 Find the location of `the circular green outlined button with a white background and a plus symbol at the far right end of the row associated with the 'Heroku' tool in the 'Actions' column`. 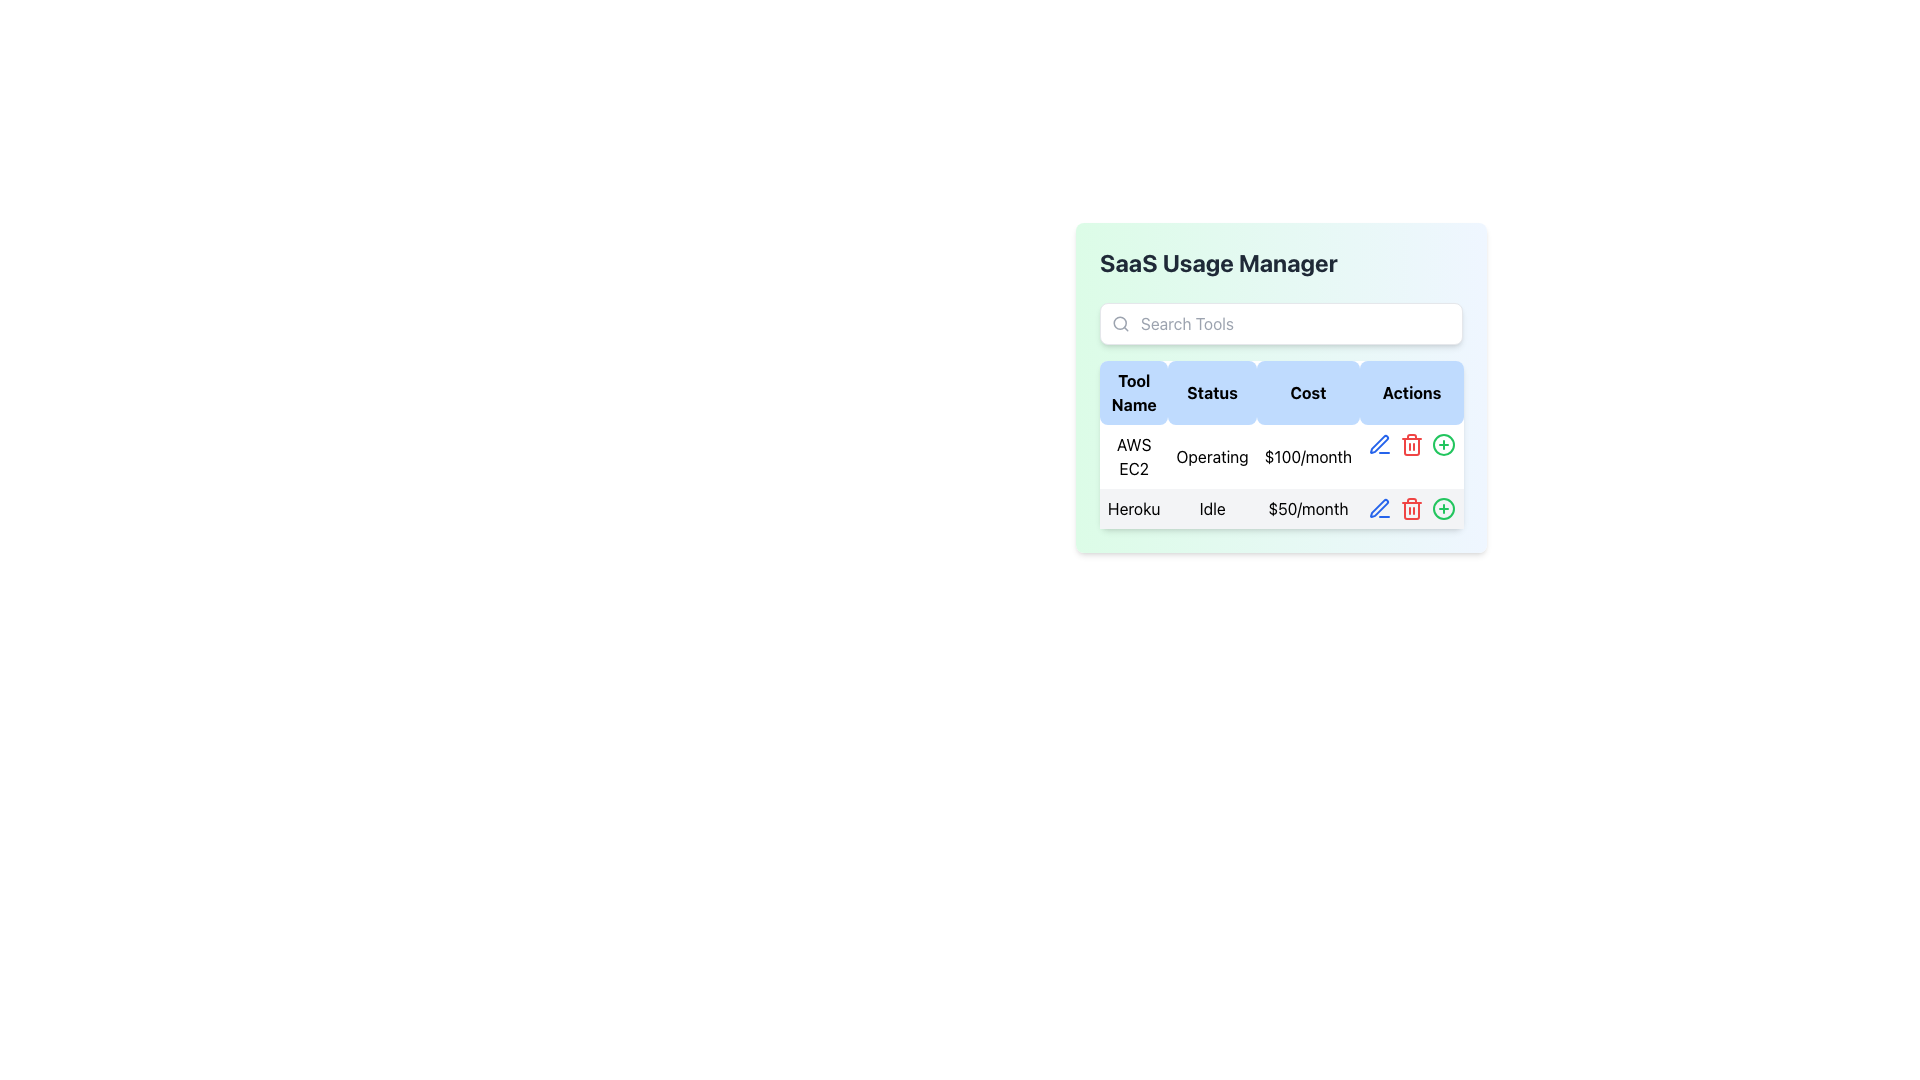

the circular green outlined button with a white background and a plus symbol at the far right end of the row associated with the 'Heroku' tool in the 'Actions' column is located at coordinates (1444, 508).